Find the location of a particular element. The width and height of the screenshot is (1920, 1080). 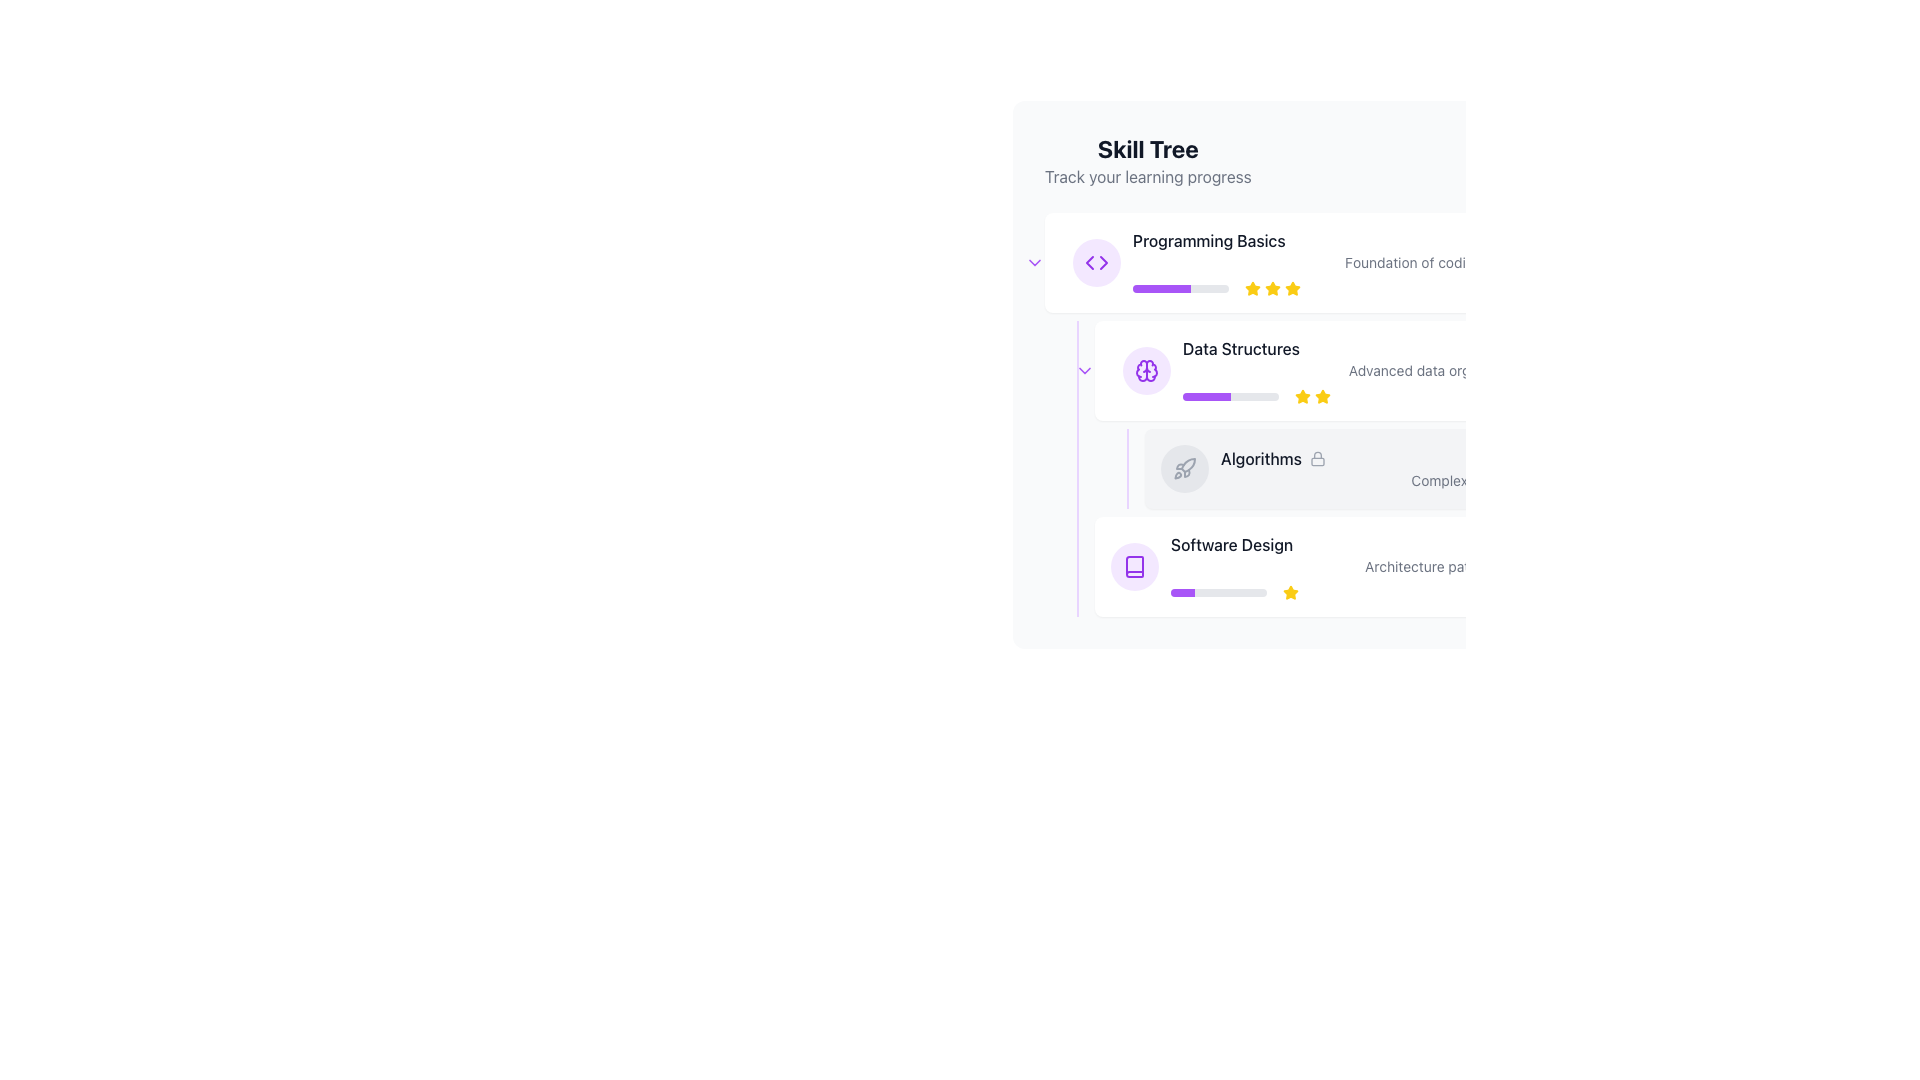

the third star icon representing a rating for the 'Data Structures' topic is located at coordinates (1323, 396).